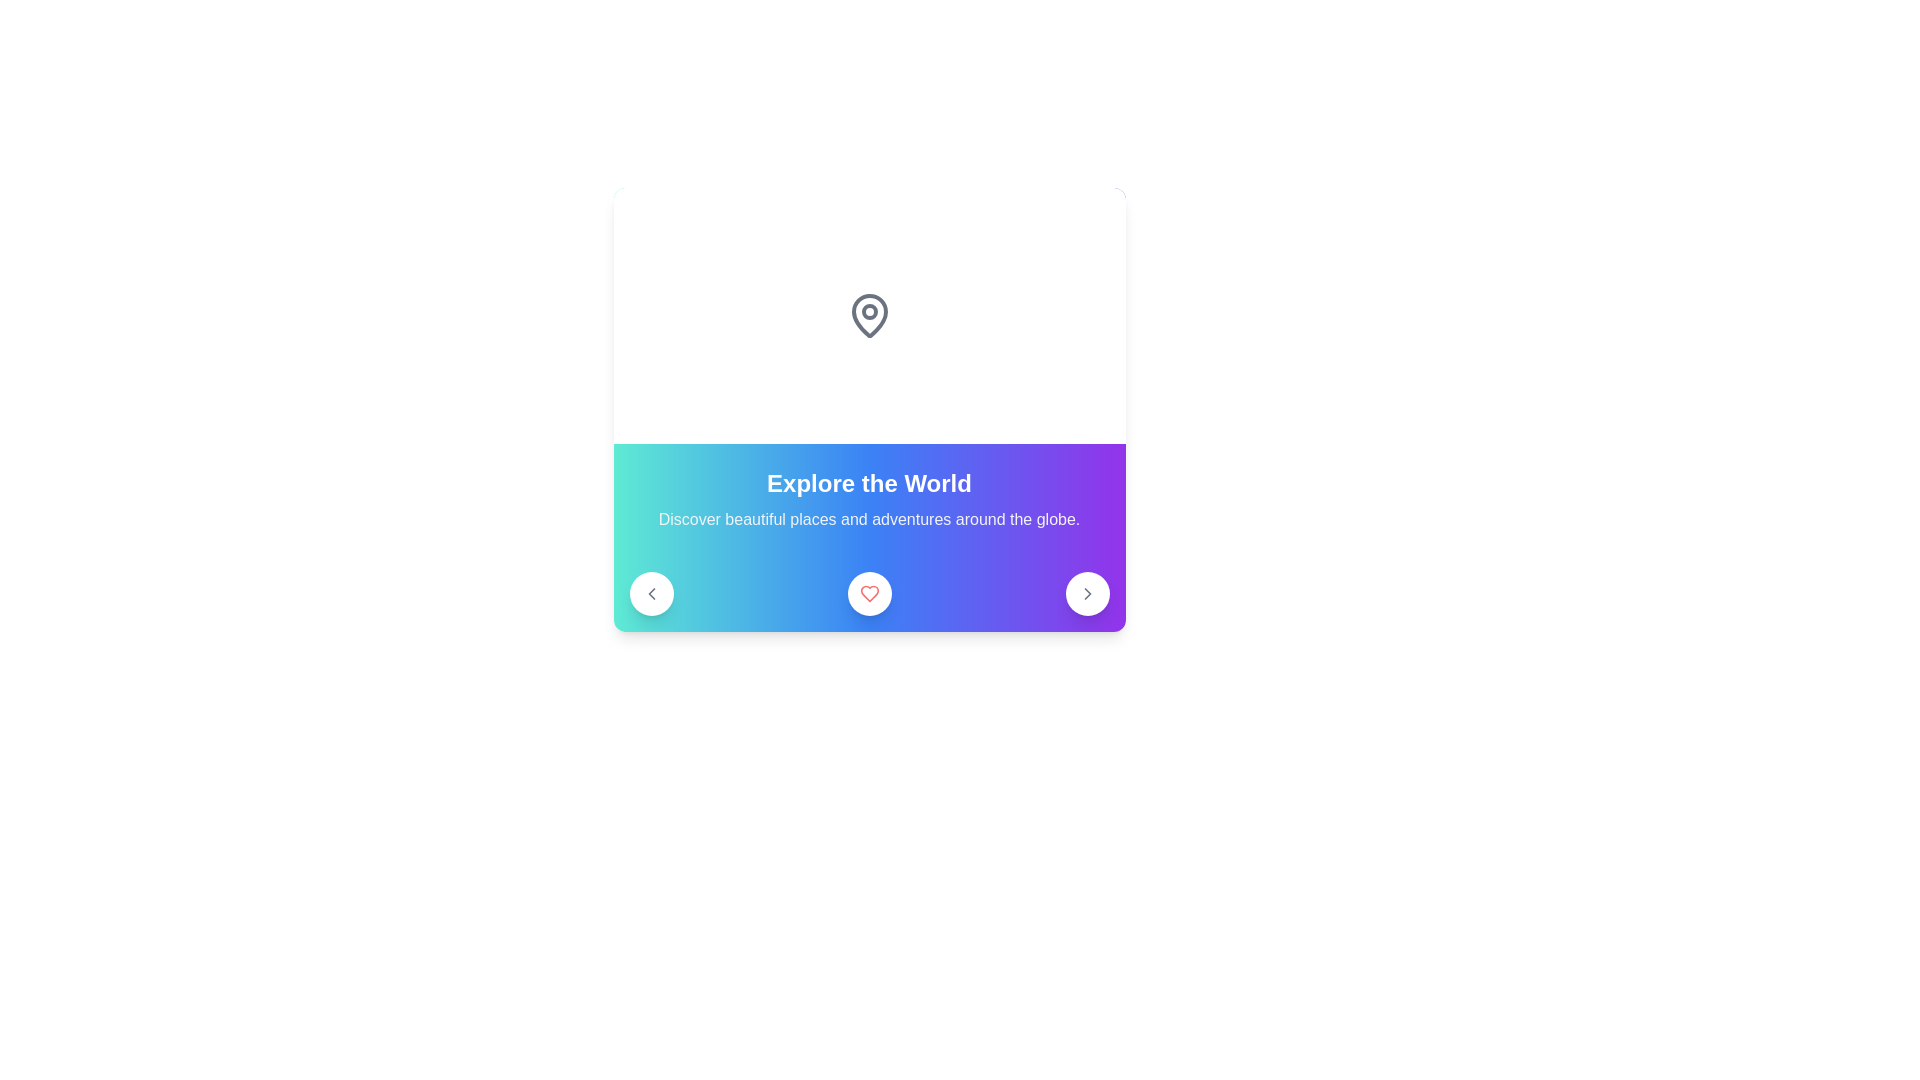 The image size is (1920, 1080). Describe the element at coordinates (1086, 593) in the screenshot. I see `the forward action icon located inside the circular button at the bottom-right of the card layout` at that location.